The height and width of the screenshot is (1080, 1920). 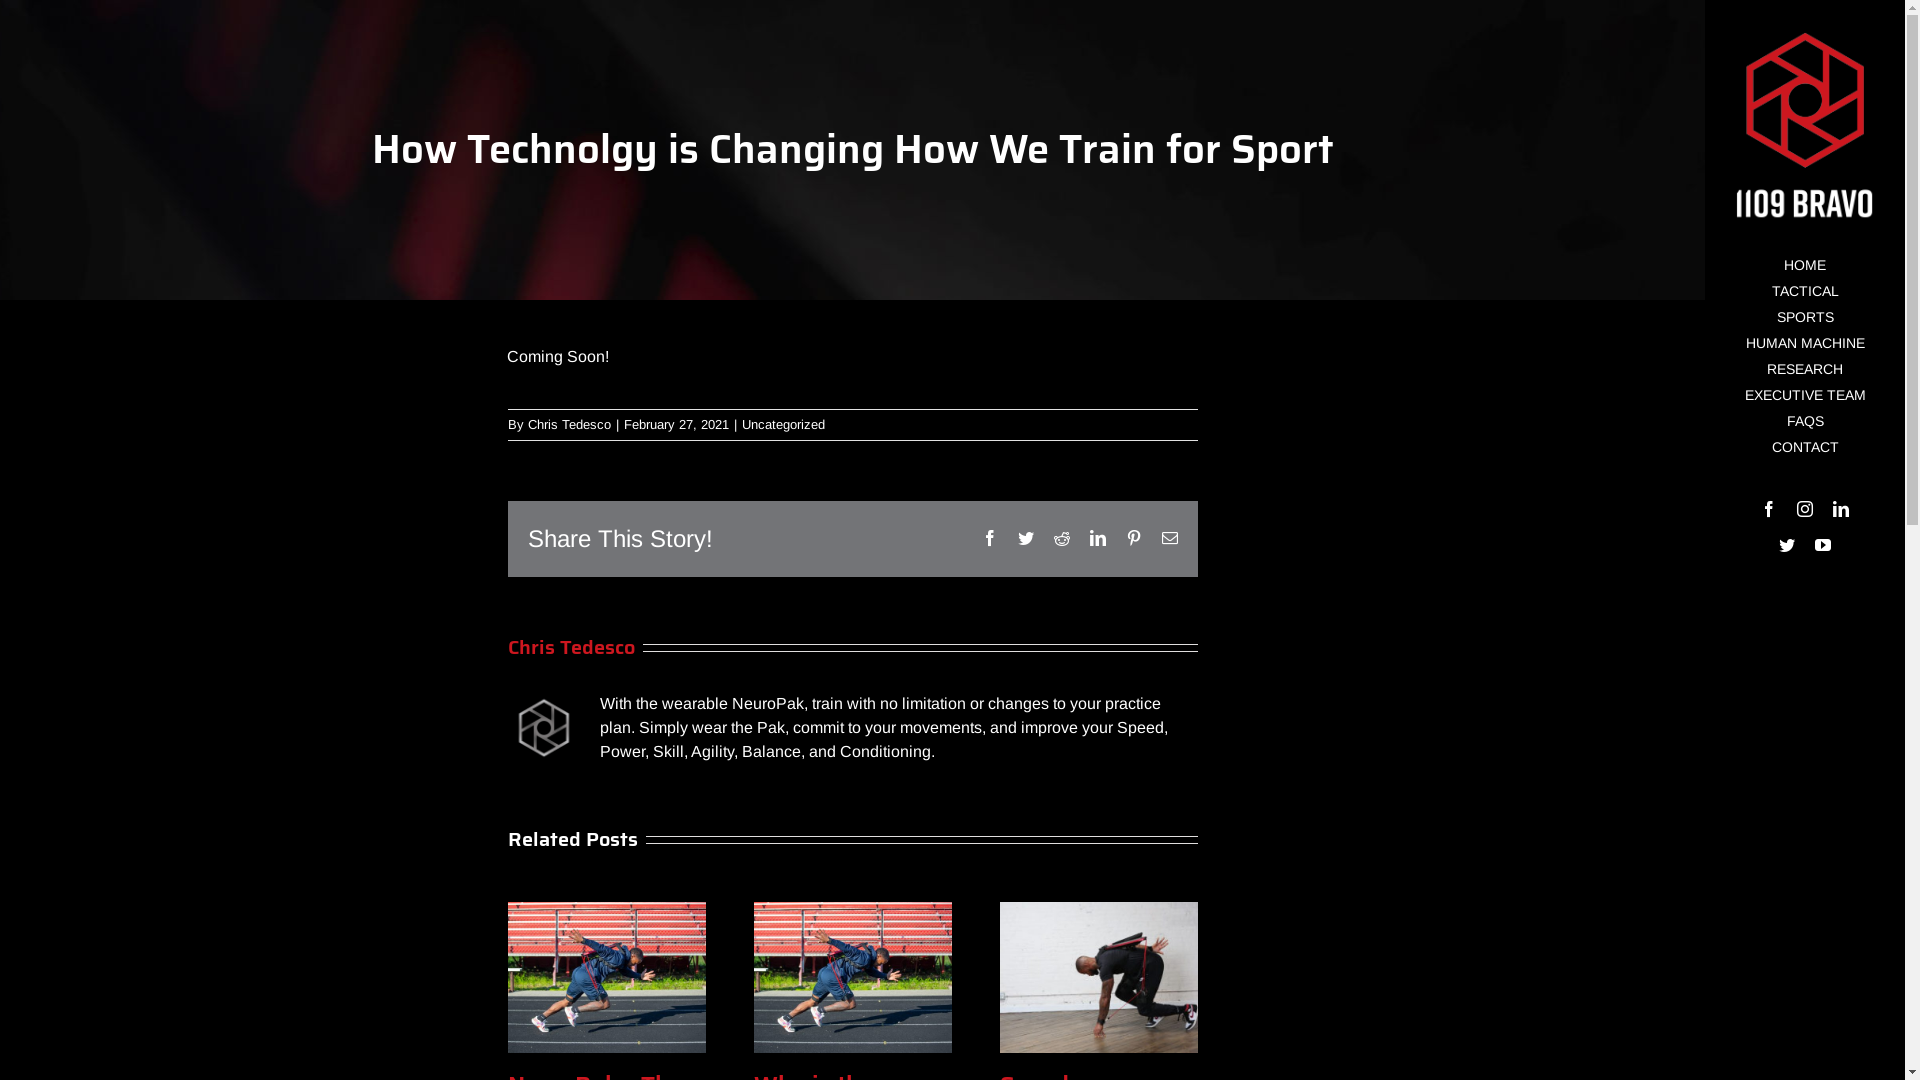 What do you see at coordinates (1703, 264) in the screenshot?
I see `'HOME'` at bounding box center [1703, 264].